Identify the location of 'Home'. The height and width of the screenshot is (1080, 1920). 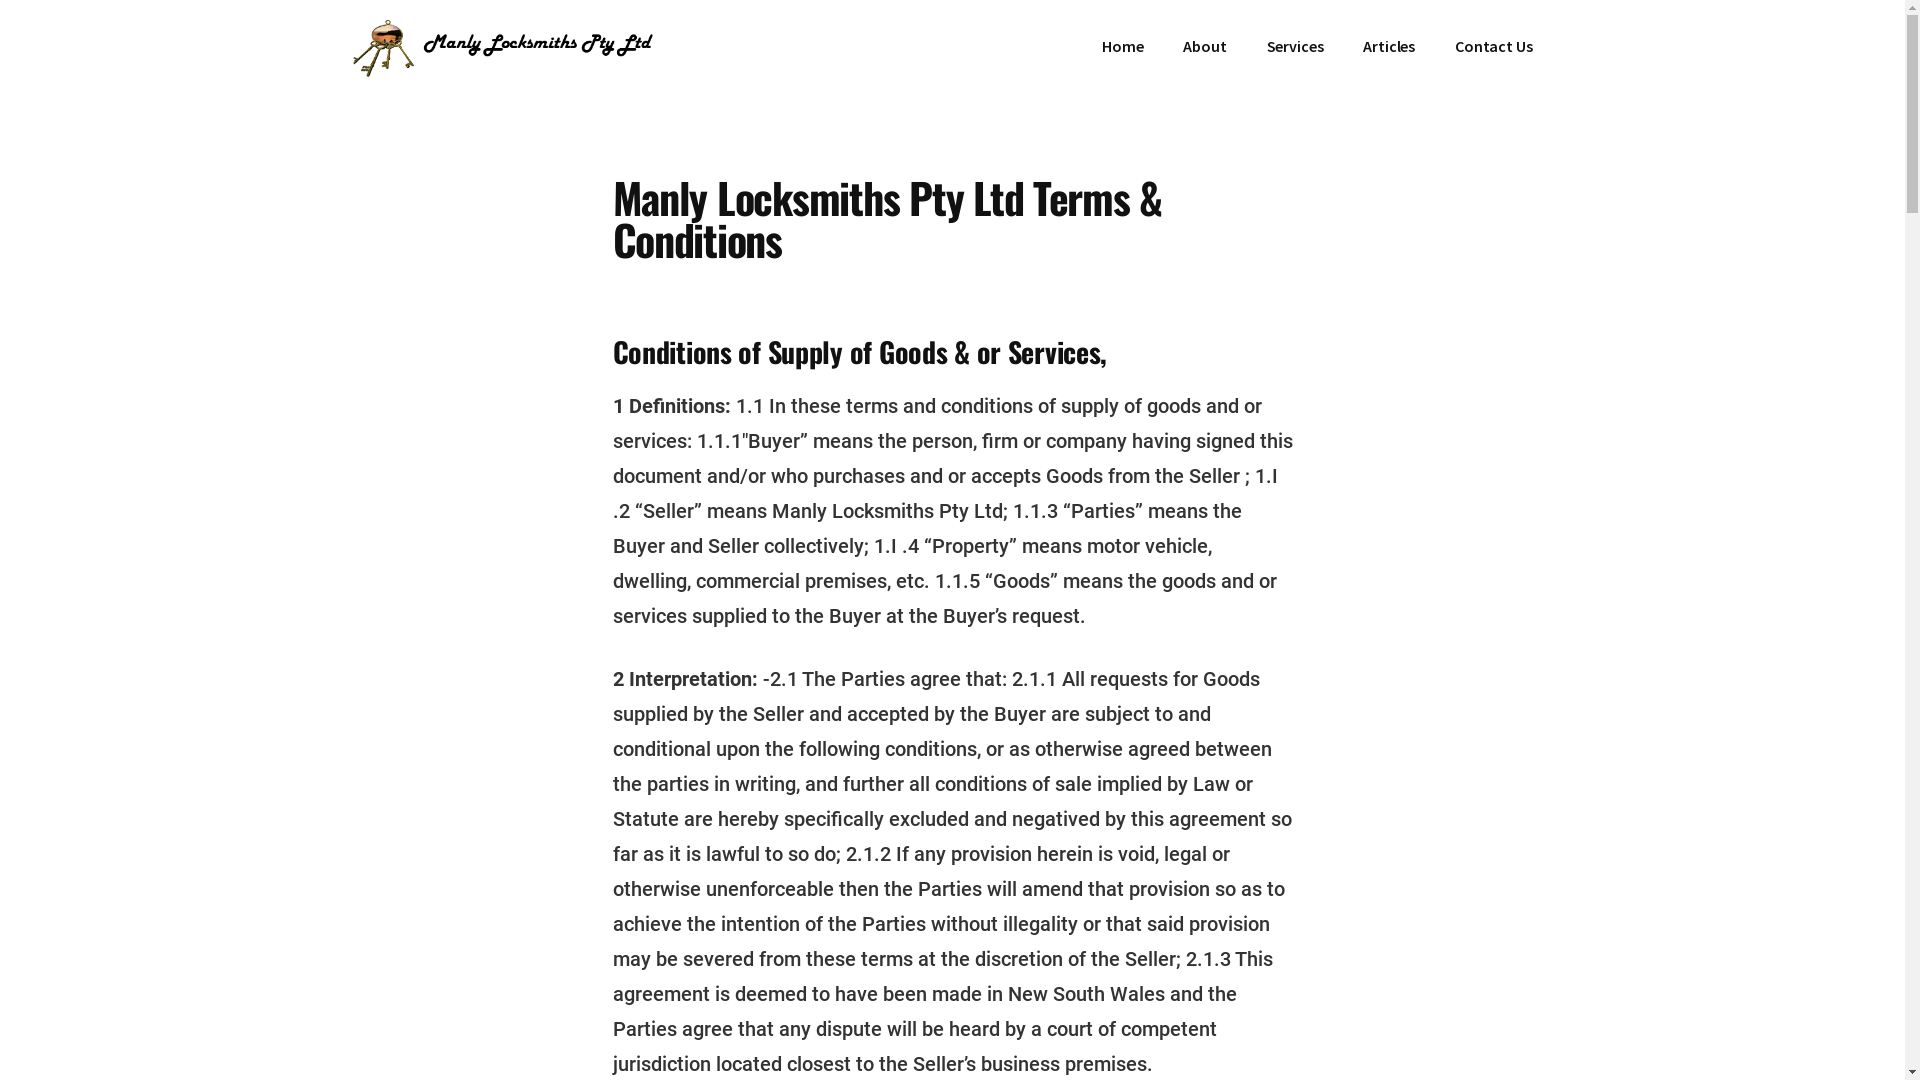
(1122, 45).